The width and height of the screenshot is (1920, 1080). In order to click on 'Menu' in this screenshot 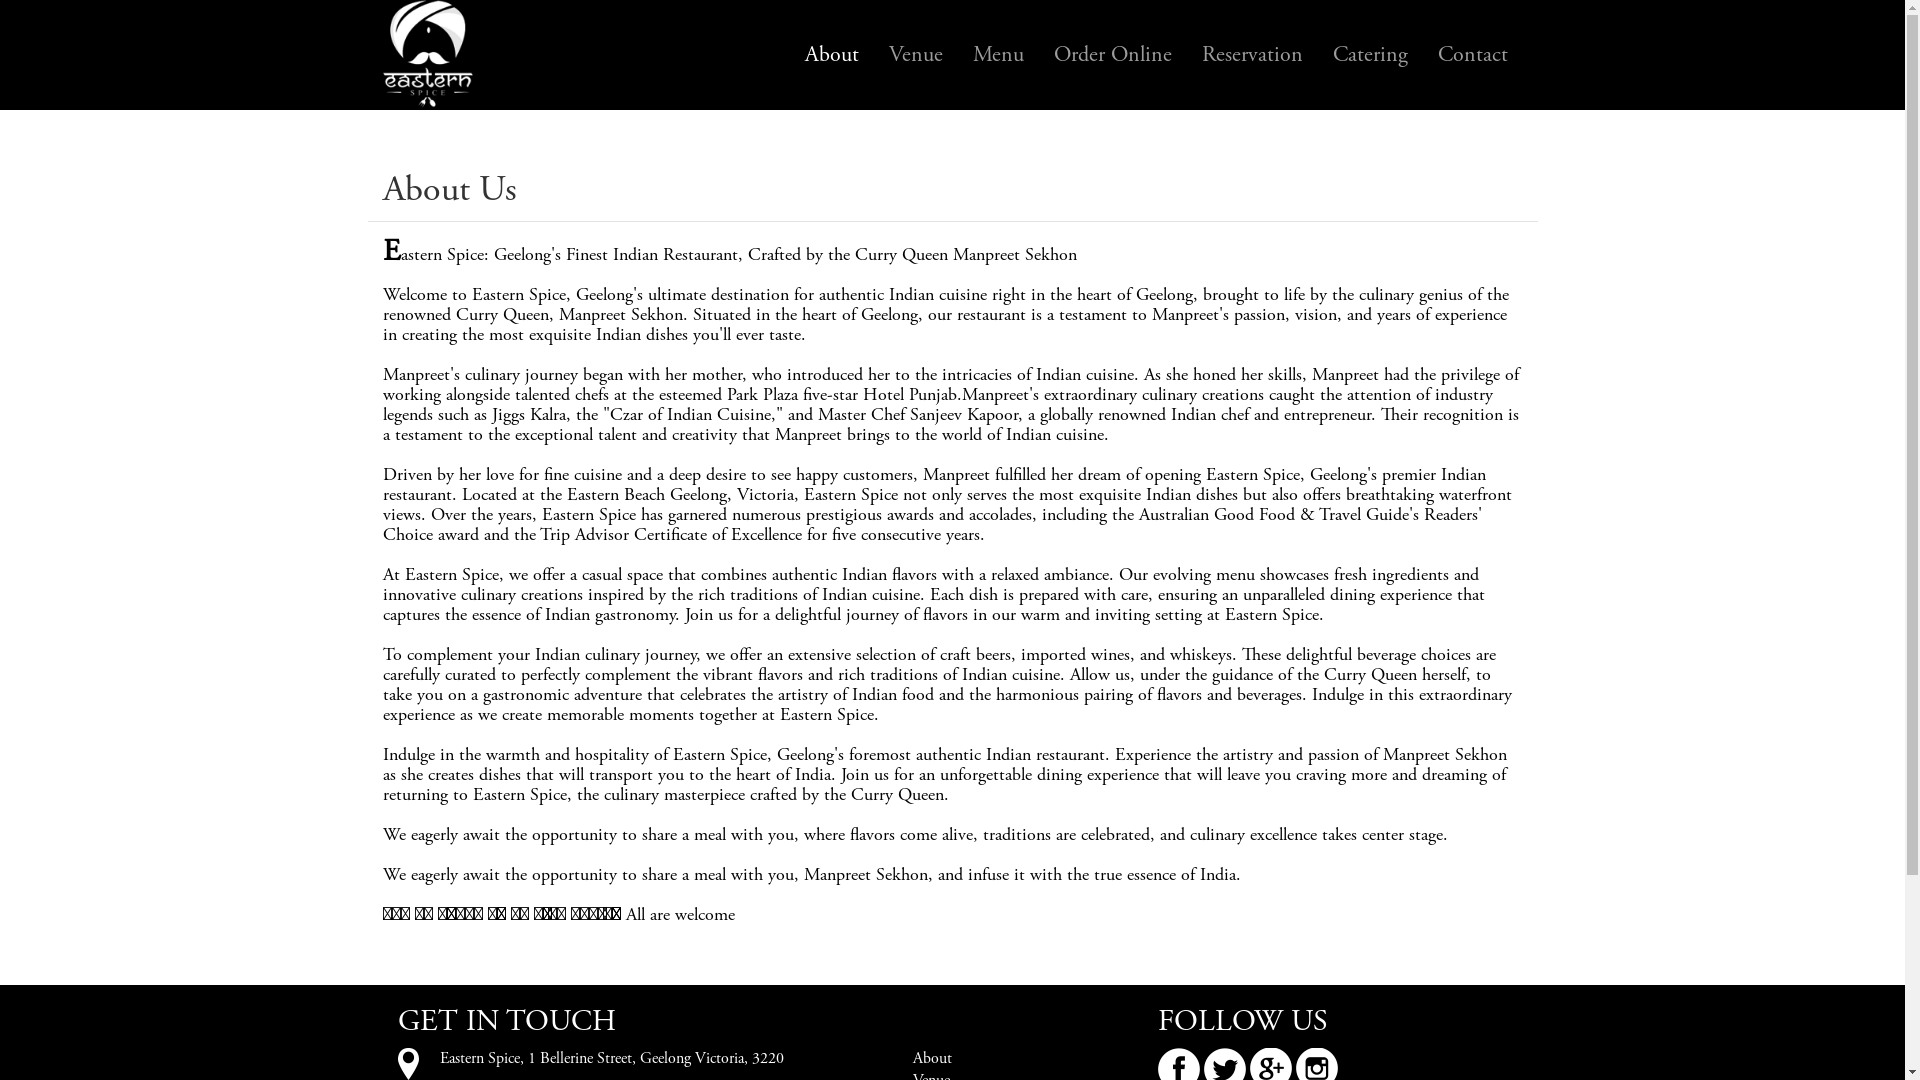, I will do `click(998, 53)`.